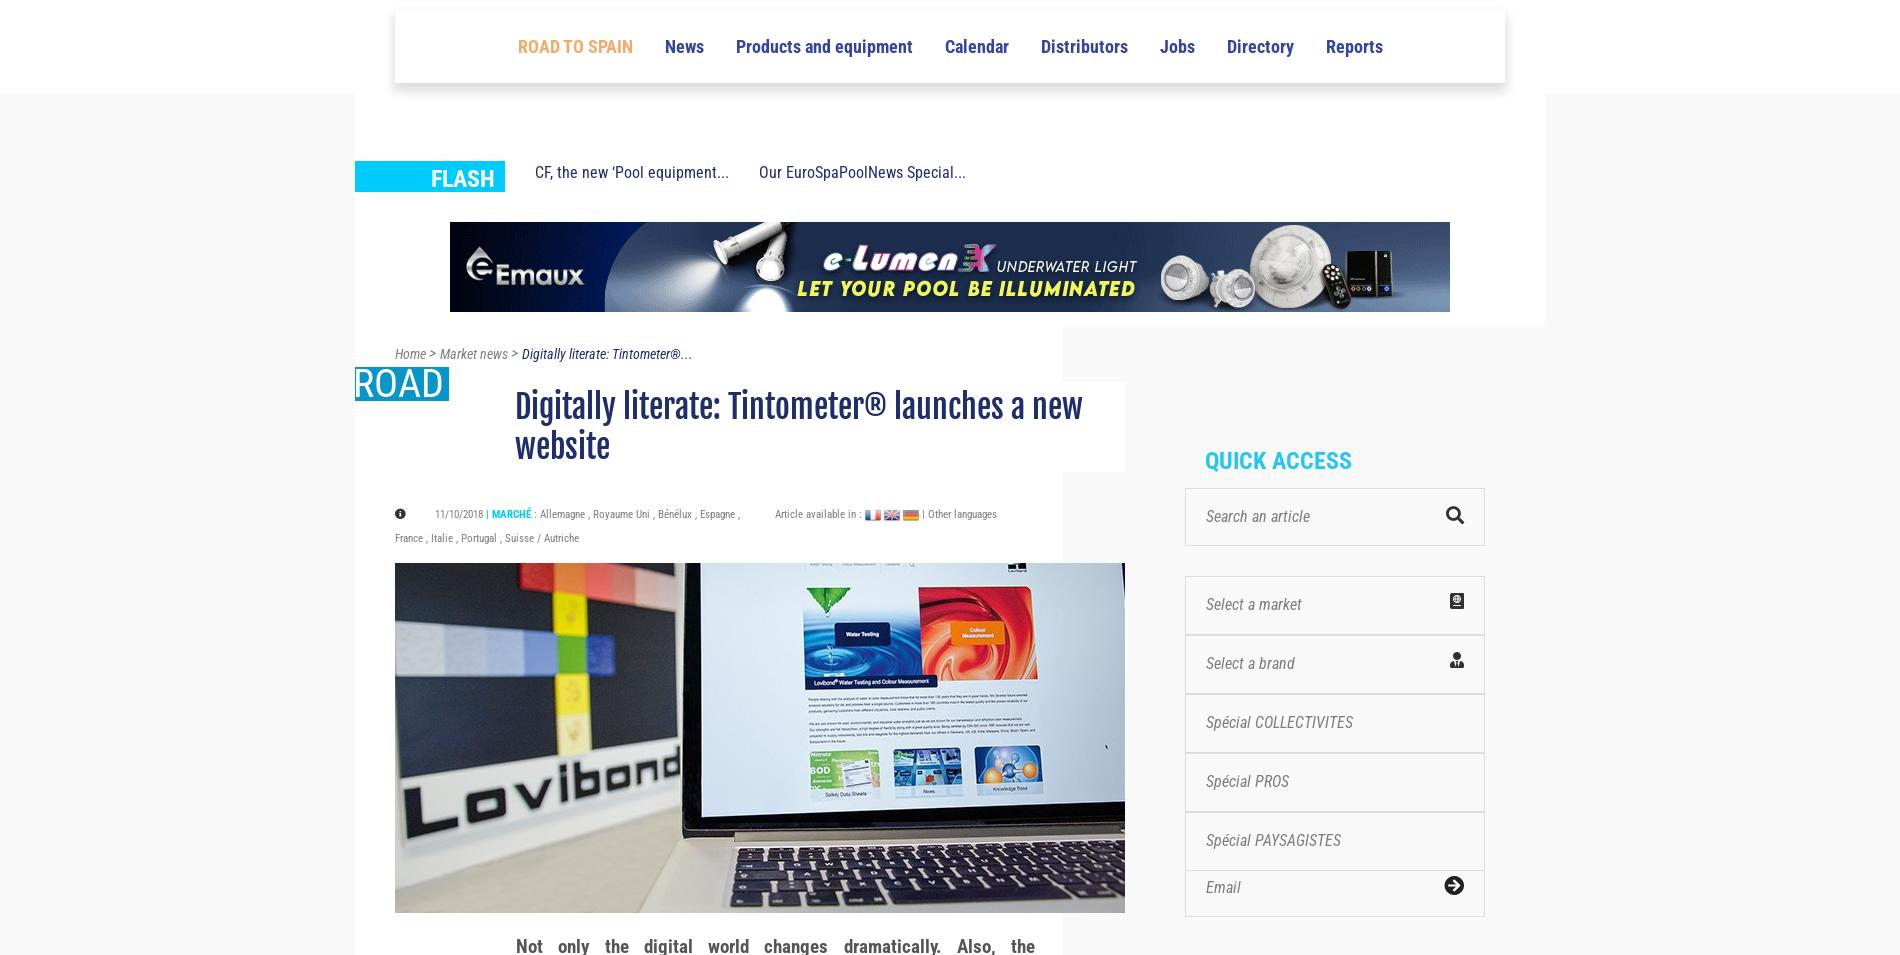 The height and width of the screenshot is (955, 1900). I want to click on 'France', so click(408, 574).